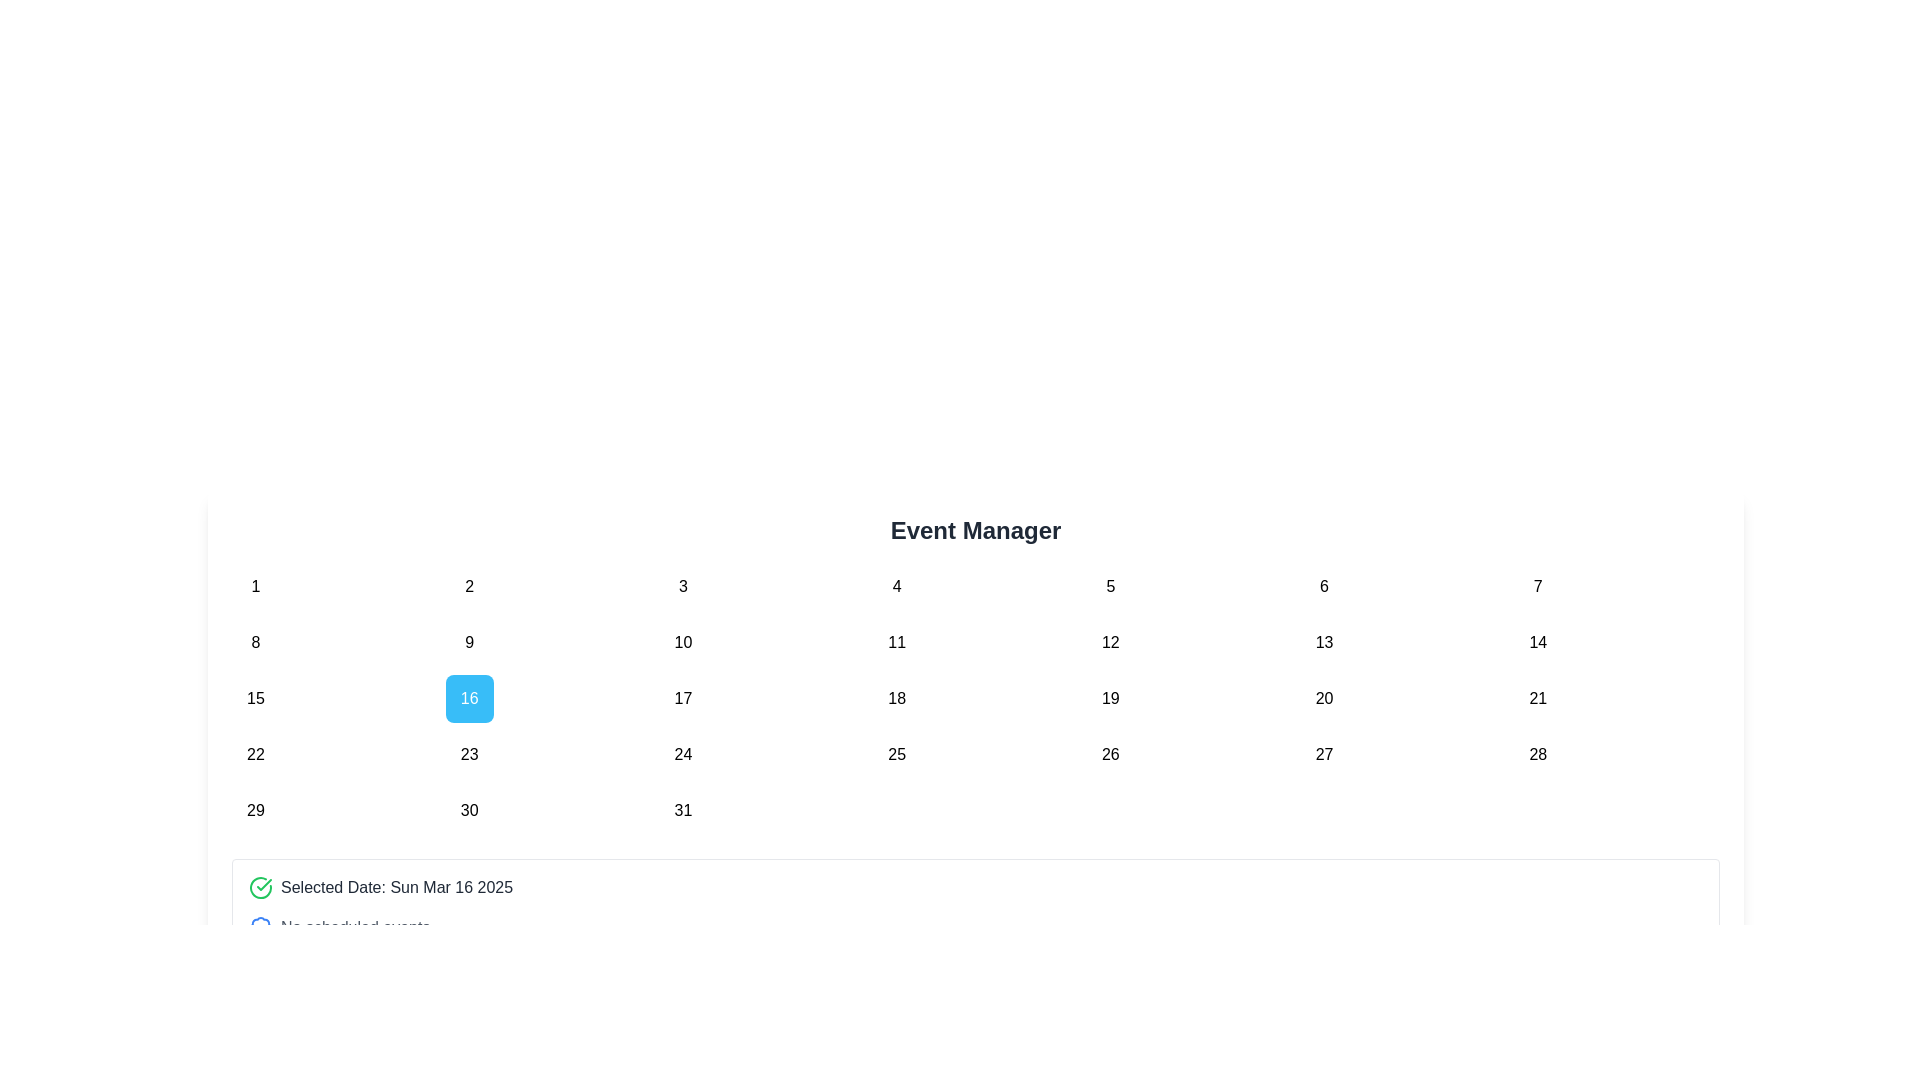  I want to click on the button labeled '8' located in the first column of the second row of the grid below the heading 'Event Manager', so click(254, 643).